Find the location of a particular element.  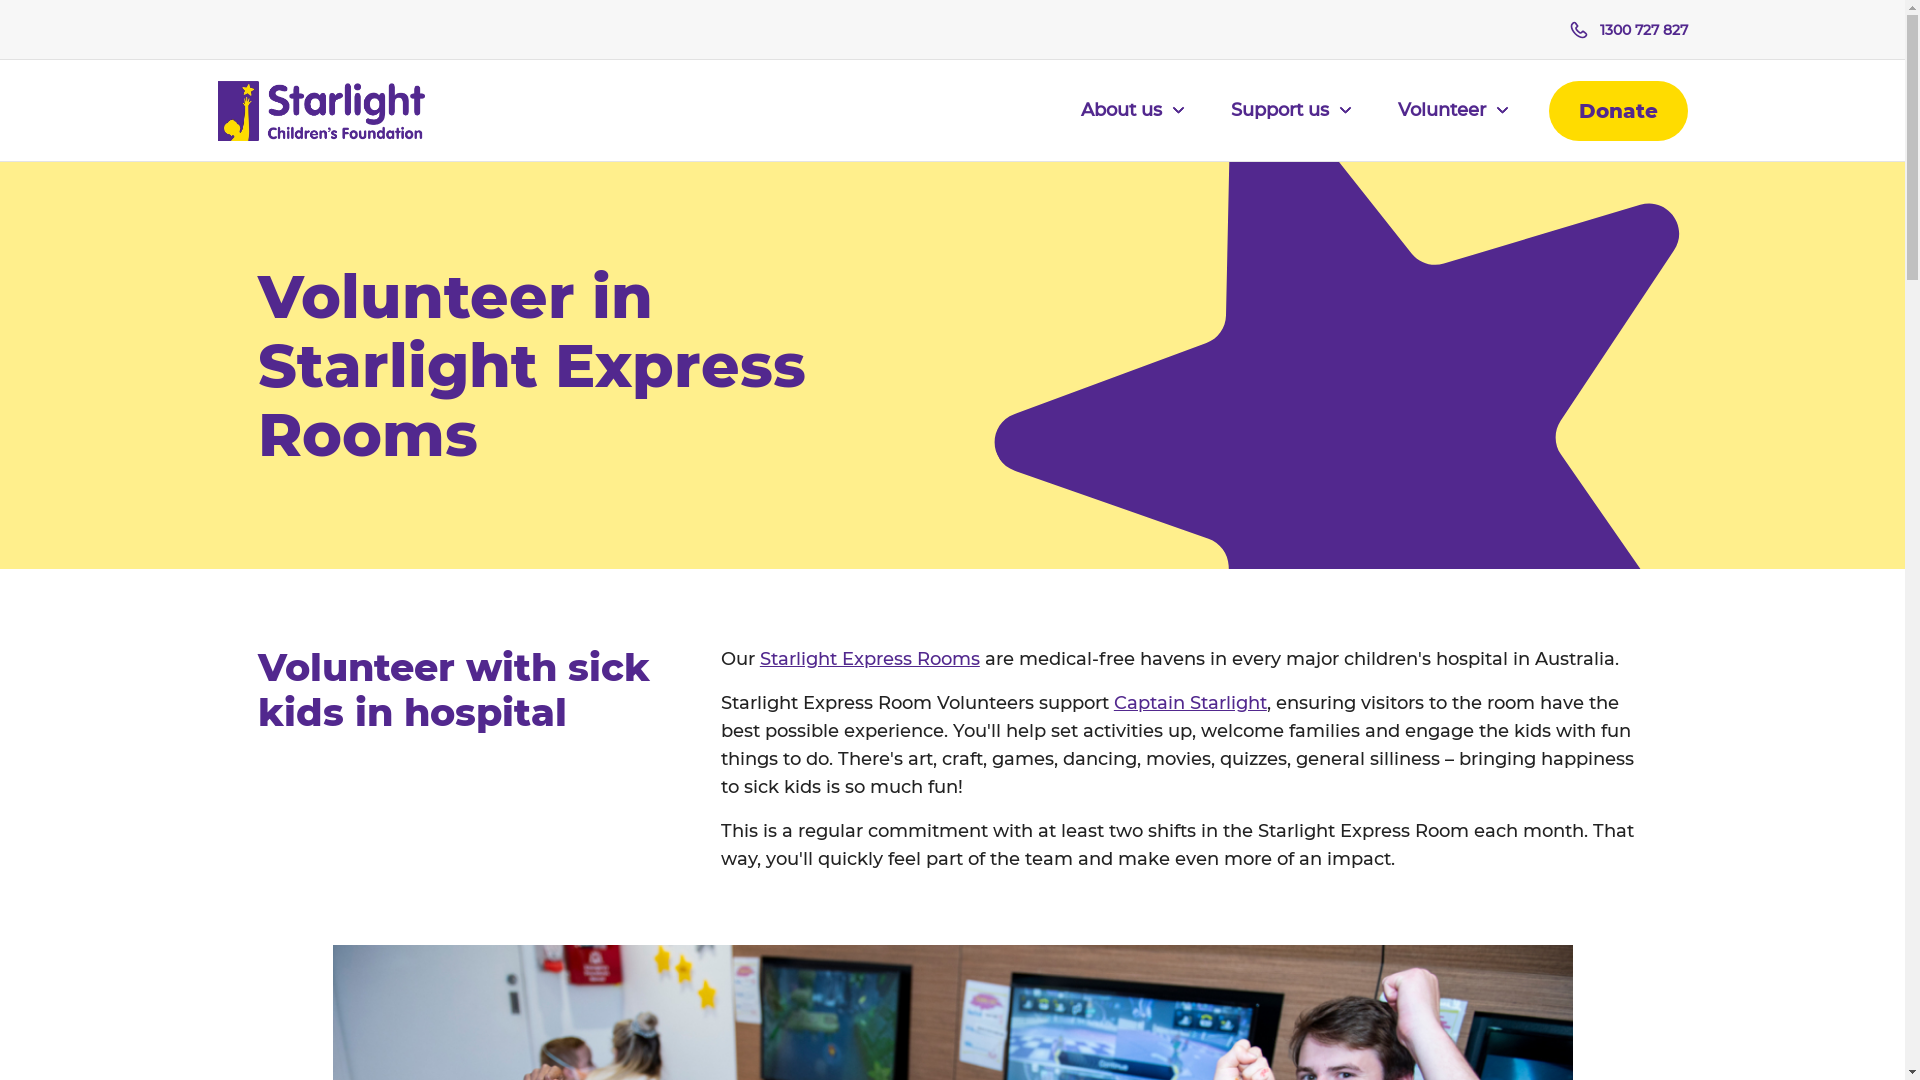

'Starlight' is located at coordinates (321, 111).